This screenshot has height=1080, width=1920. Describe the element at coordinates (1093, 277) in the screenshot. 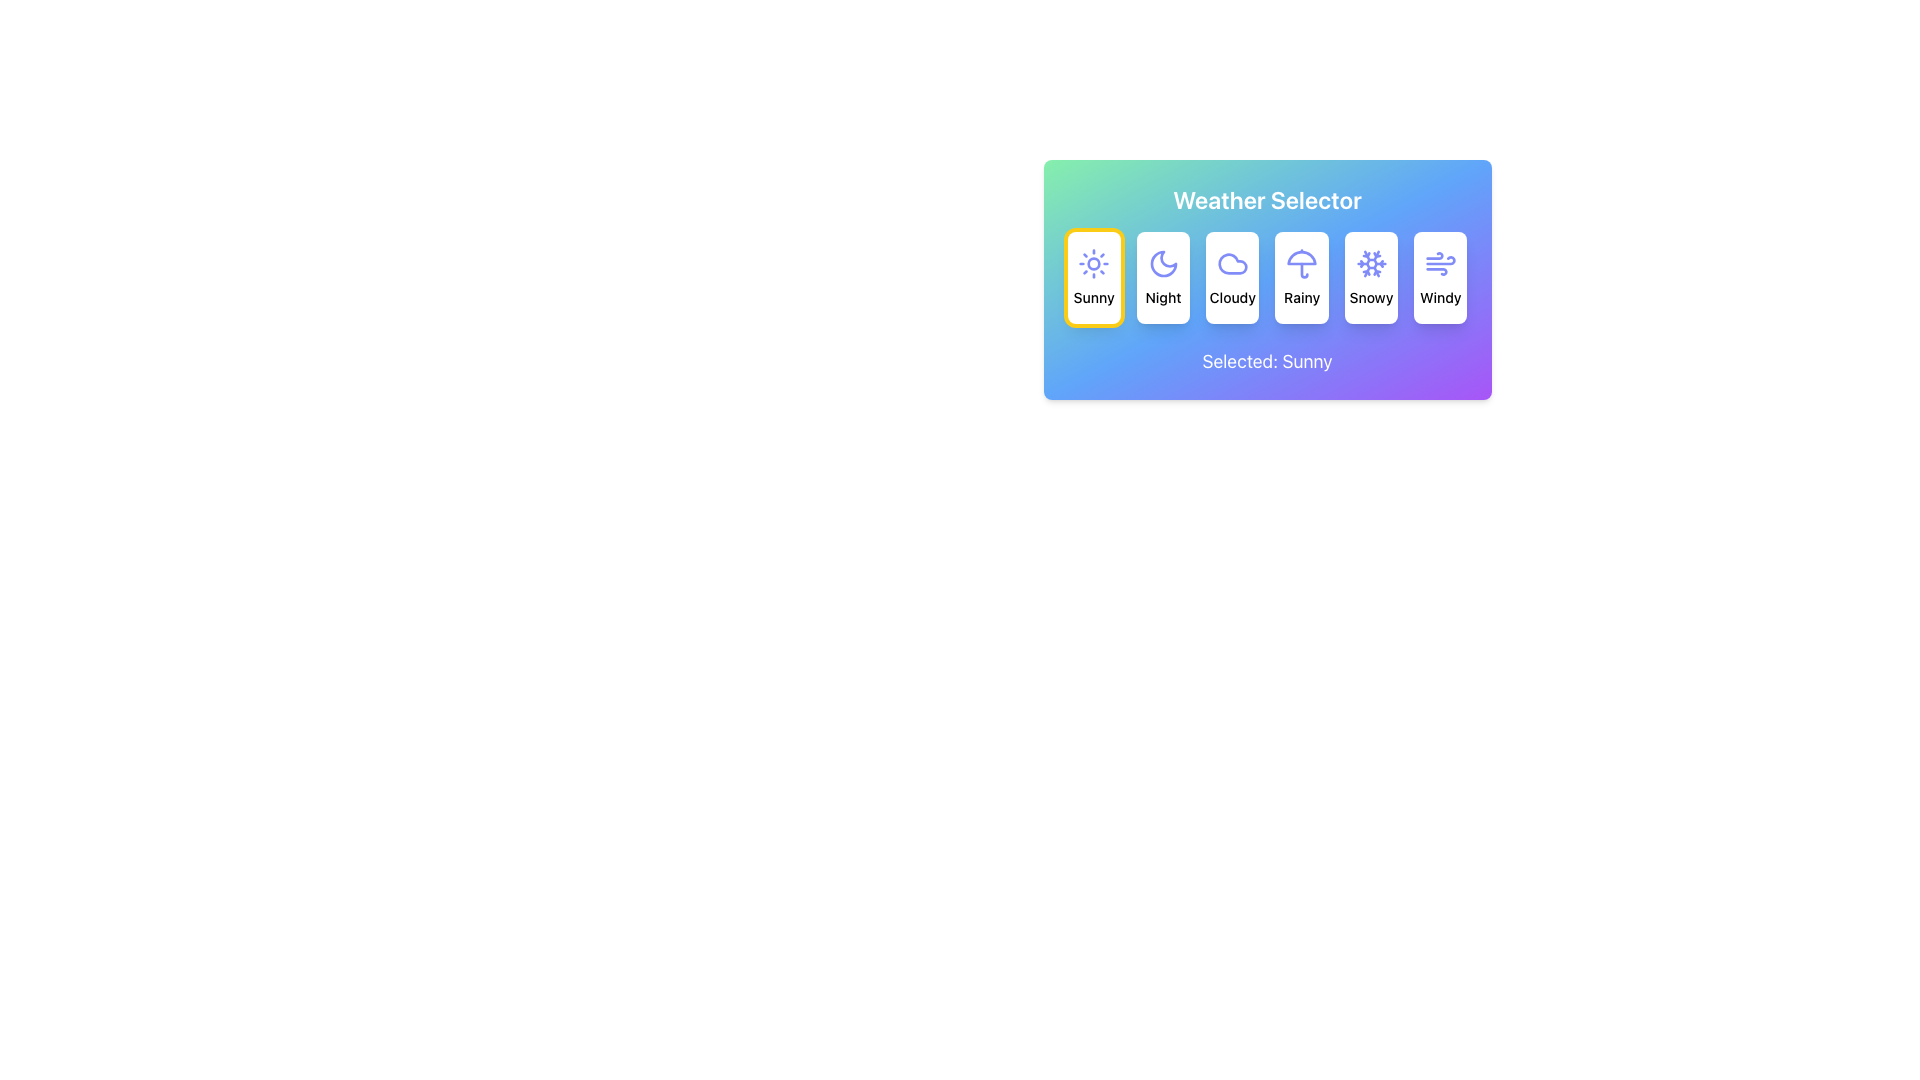

I see `the first button in the horizontal grid` at that location.